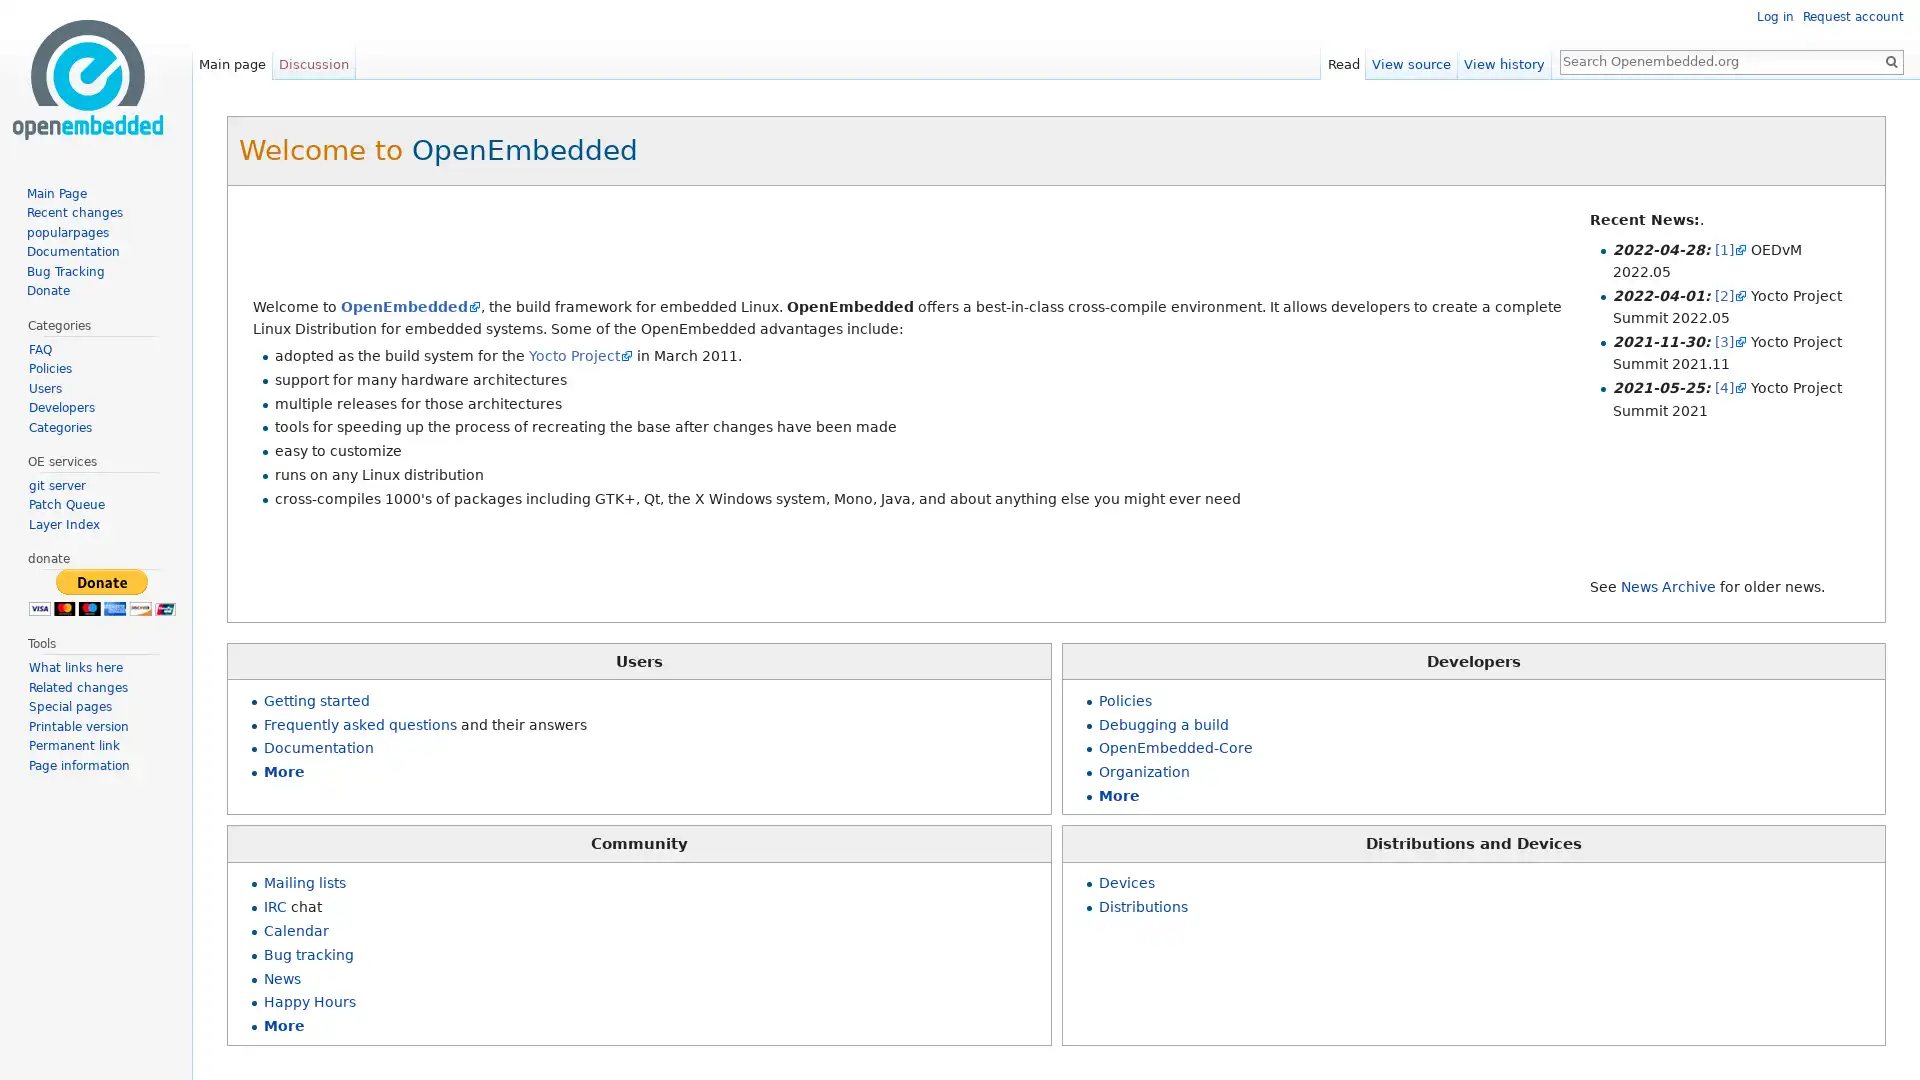 This screenshot has height=1080, width=1920. What do you see at coordinates (100, 591) in the screenshot?
I see `PayPal - The safer, easier way to pay online!` at bounding box center [100, 591].